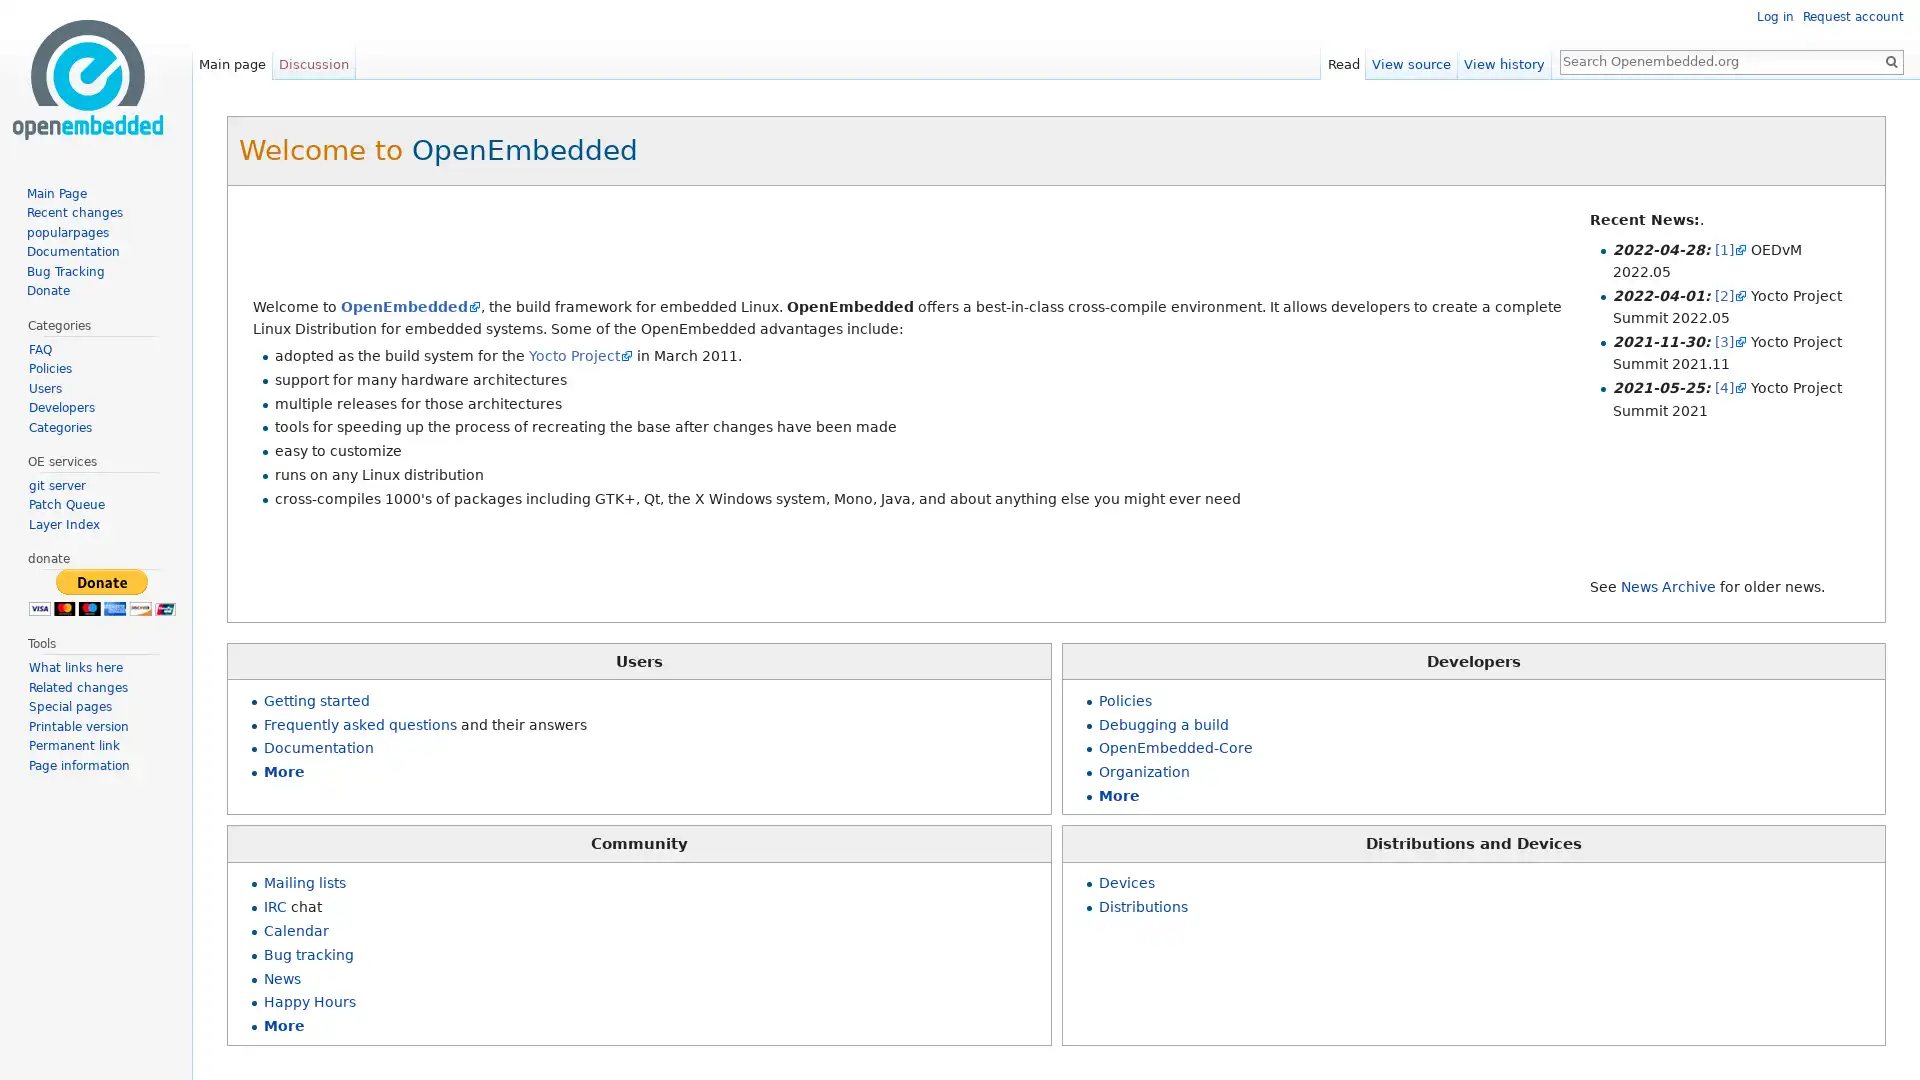 This screenshot has height=1080, width=1920. What do you see at coordinates (100, 591) in the screenshot?
I see `PayPal - The safer, easier way to pay online!` at bounding box center [100, 591].